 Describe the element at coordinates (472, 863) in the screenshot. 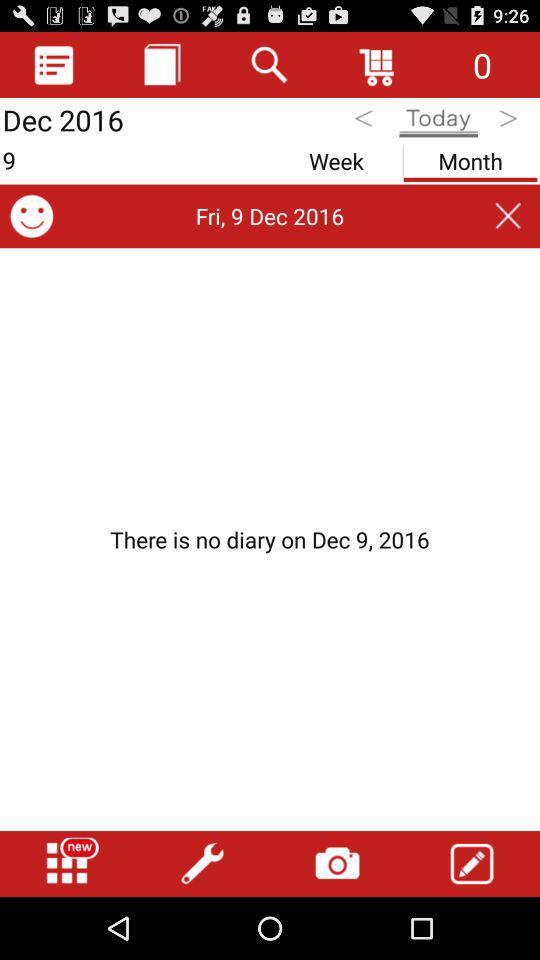

I see `write option` at that location.